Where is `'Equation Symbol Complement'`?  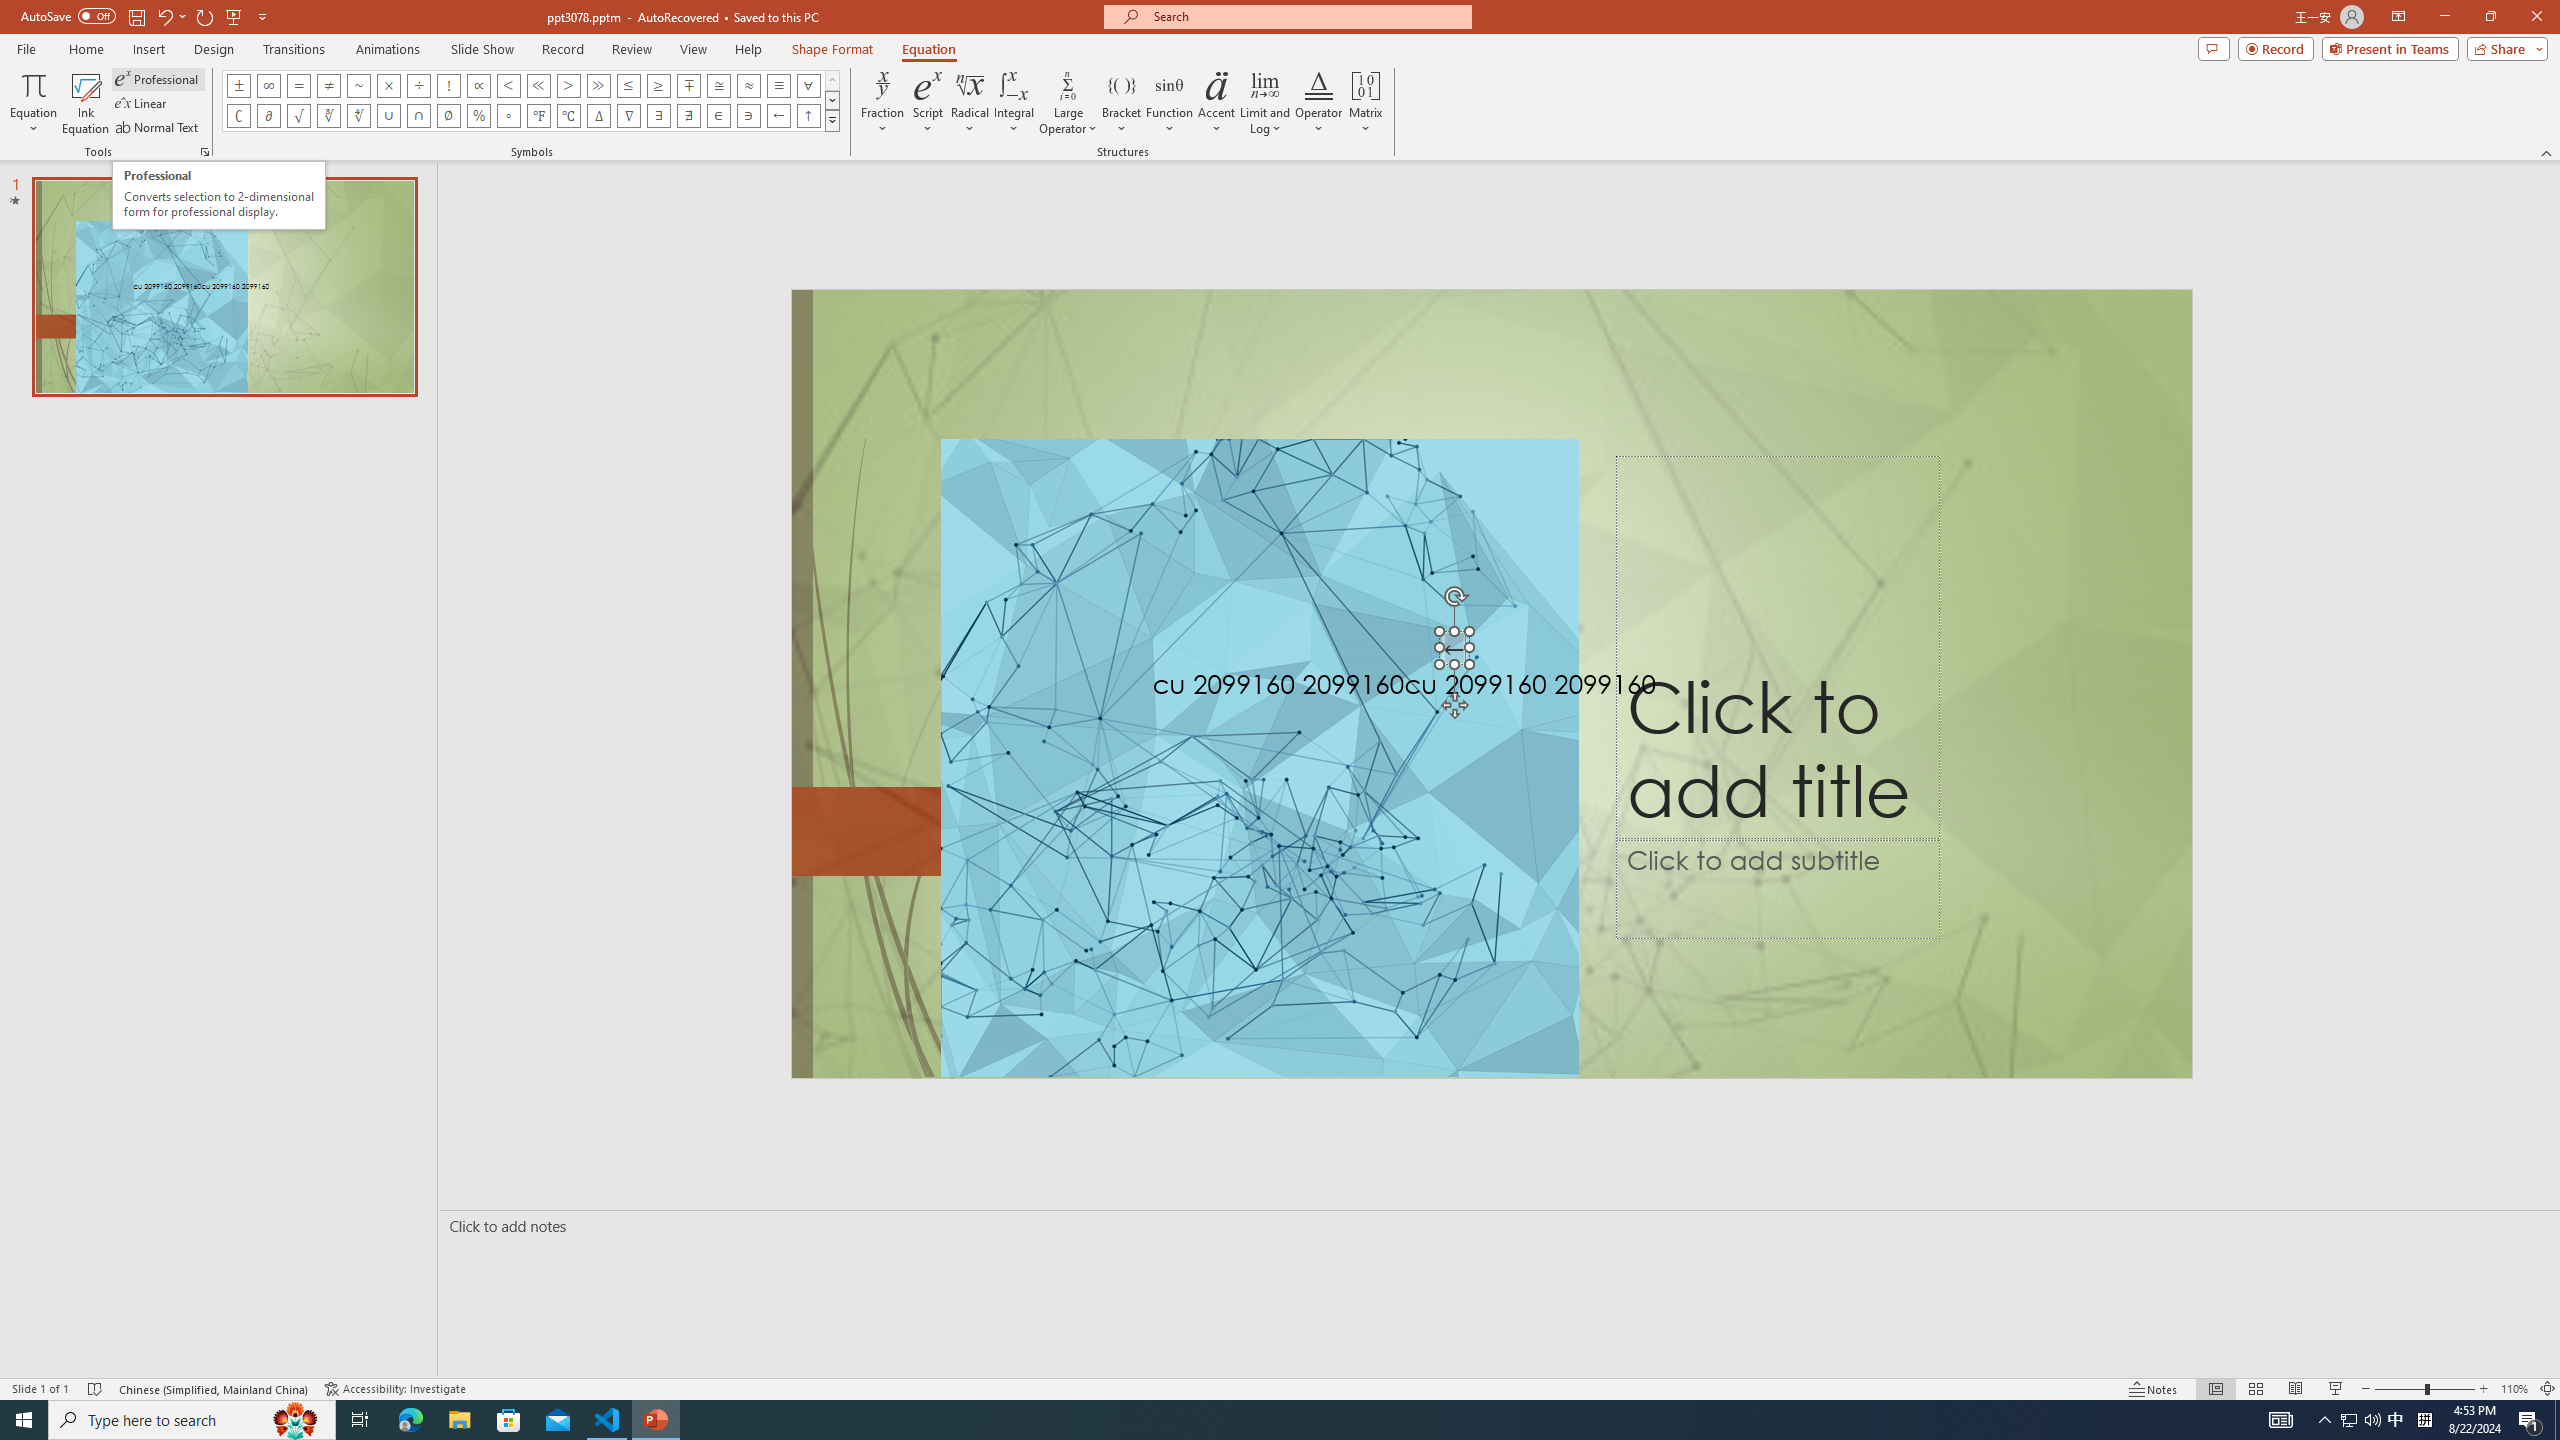
'Equation Symbol Complement' is located at coordinates (239, 114).